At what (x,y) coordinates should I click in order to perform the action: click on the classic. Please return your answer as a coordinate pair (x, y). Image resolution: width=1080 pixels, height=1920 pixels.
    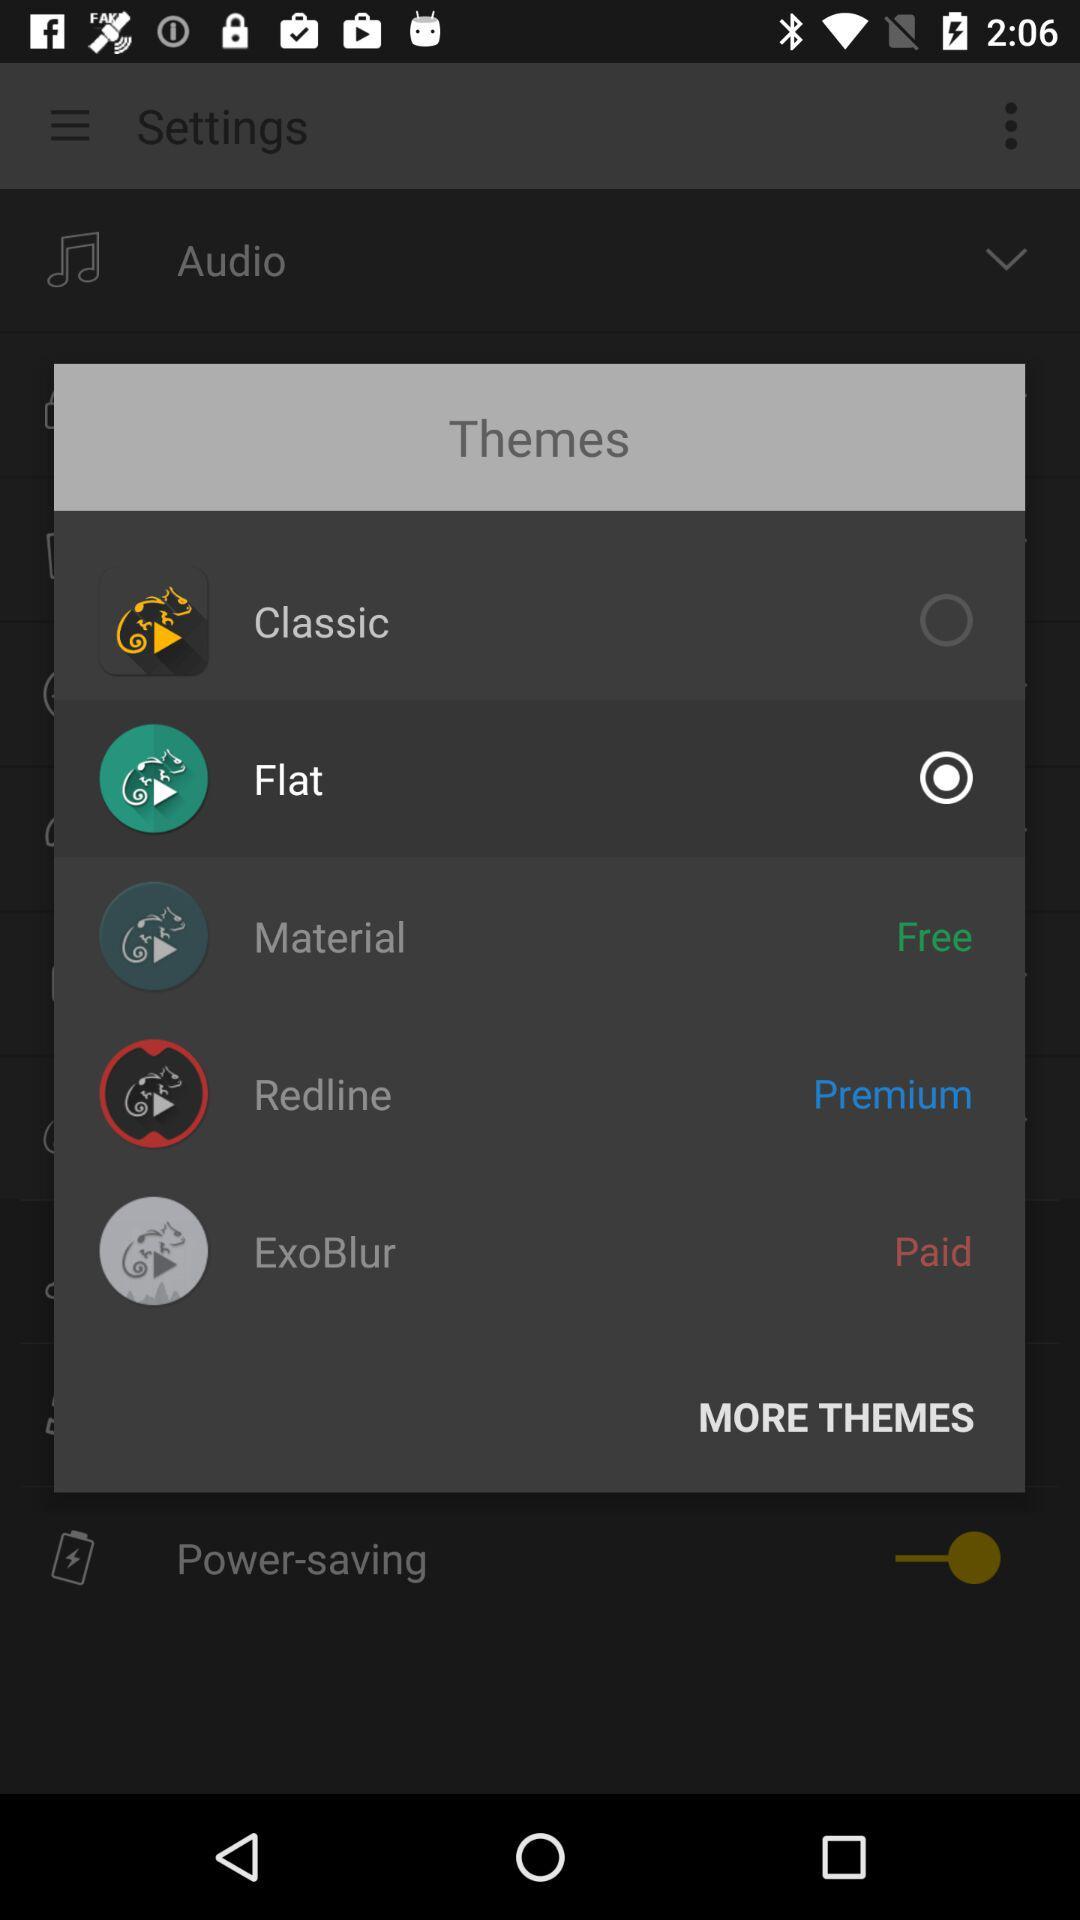
    Looking at the image, I should click on (320, 619).